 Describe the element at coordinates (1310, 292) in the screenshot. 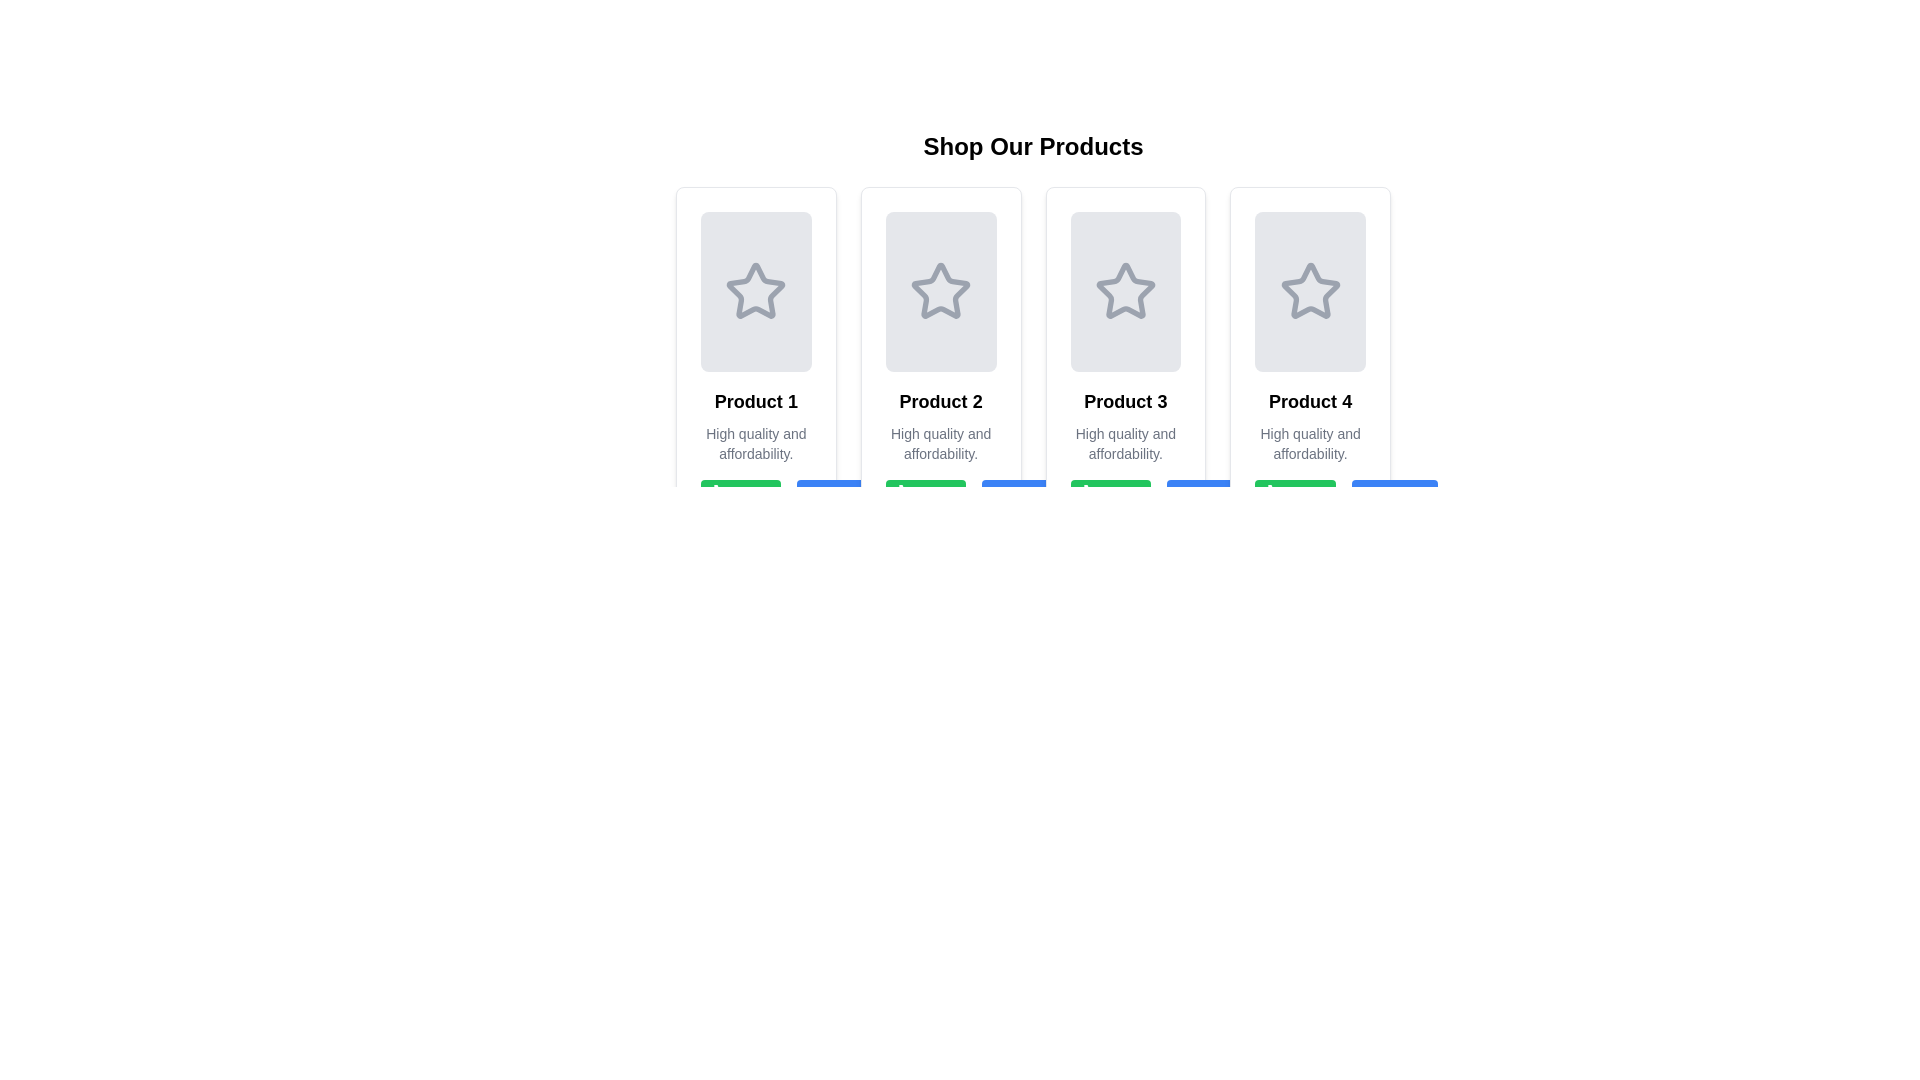

I see `the star-shaped icon with a hollow center in light gray color to rate it, located in the card UI of 'Product 4' under the section 'Shop Our Products'` at that location.